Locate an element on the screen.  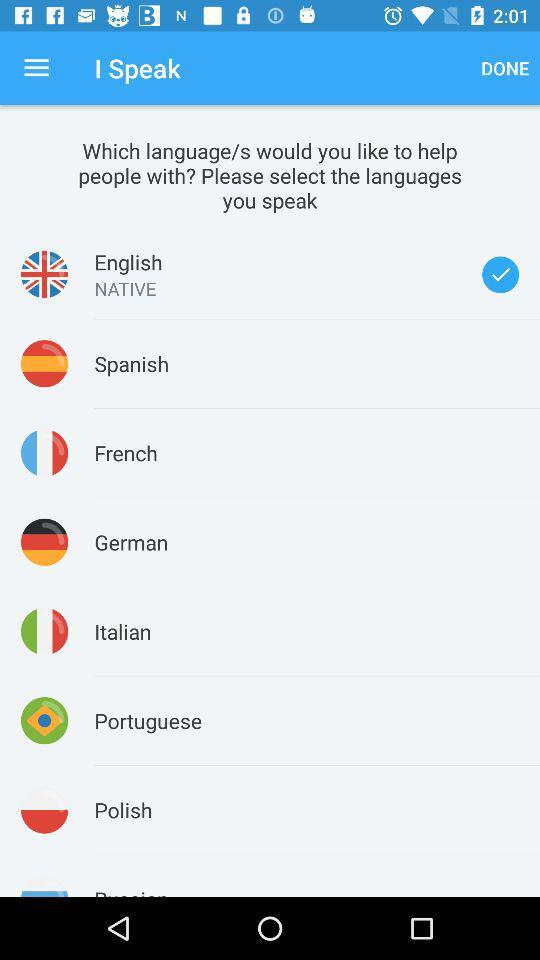
done item is located at coordinates (504, 68).